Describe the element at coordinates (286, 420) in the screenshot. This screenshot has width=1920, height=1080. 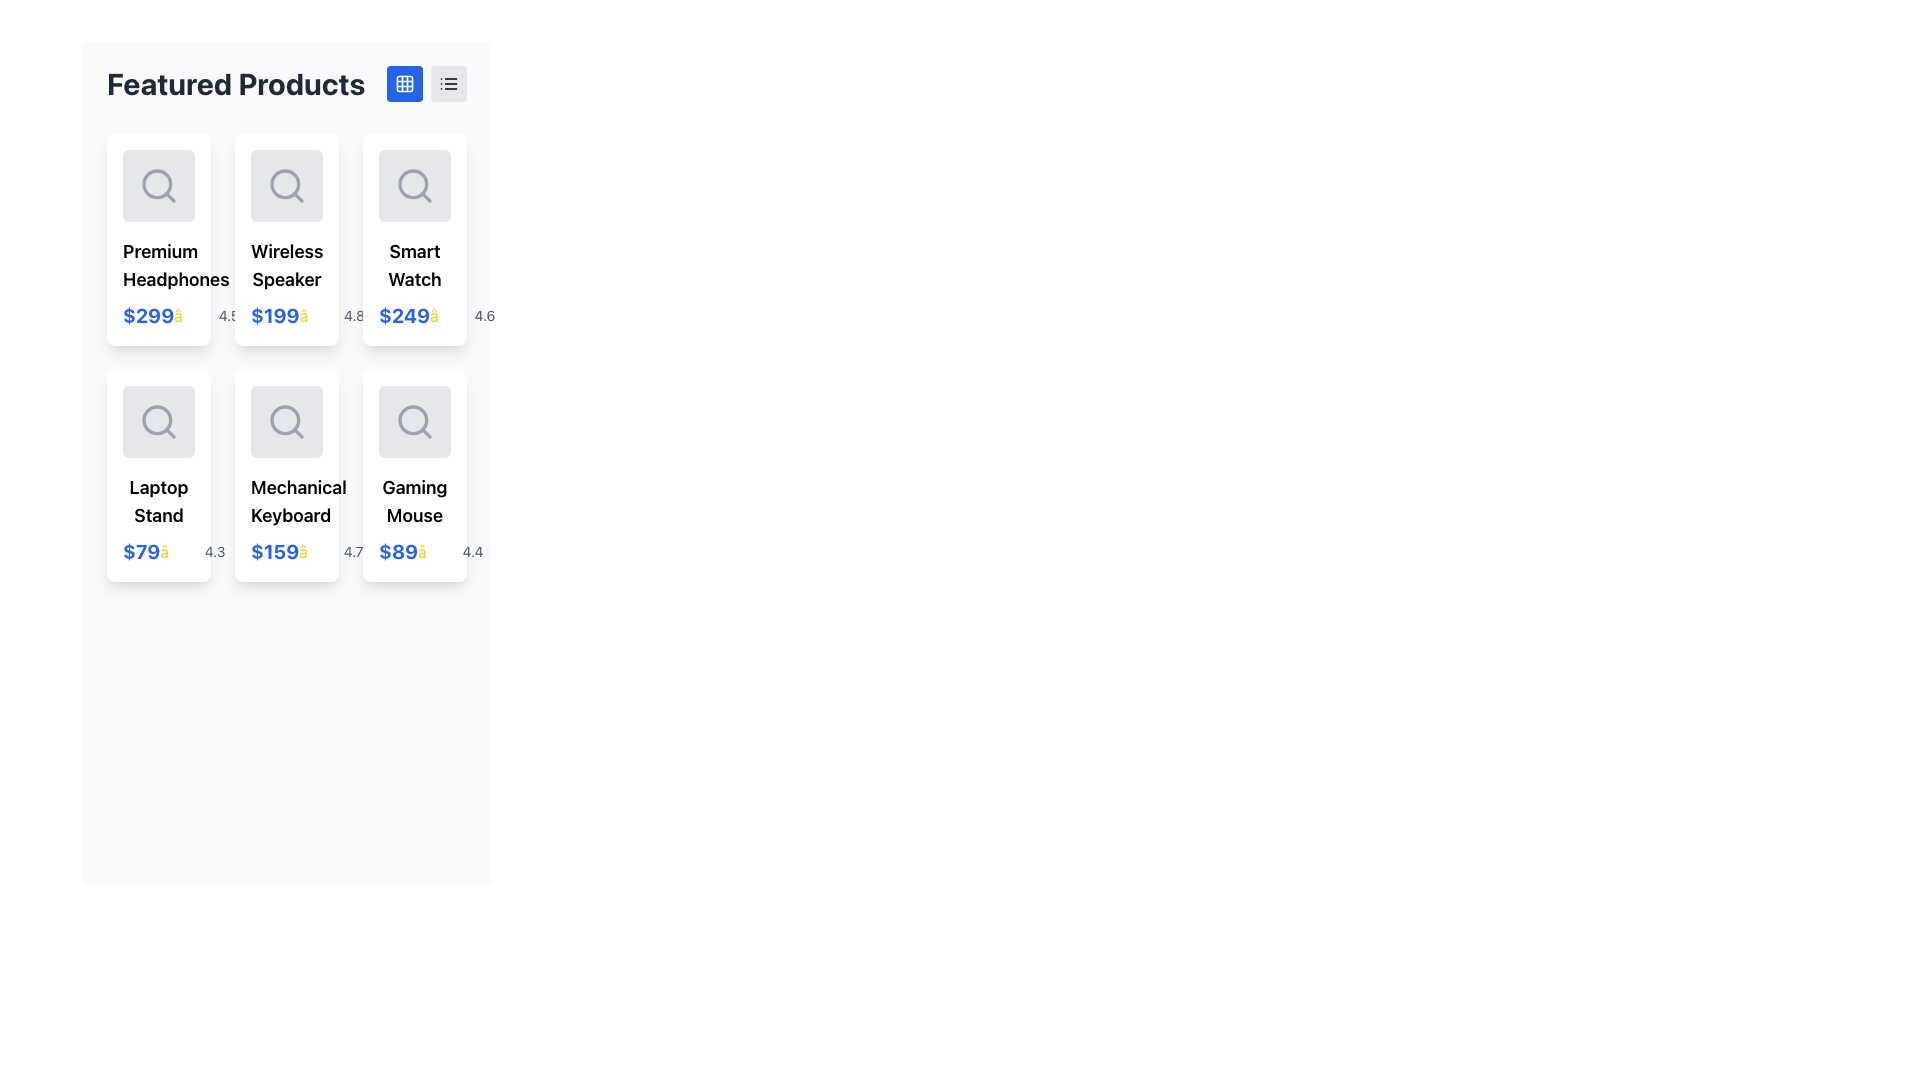
I see `the magnifying glass icon in the card labeled 'Mechanical Keyboard', which is located in the middle row, second column of the grid layout` at that location.